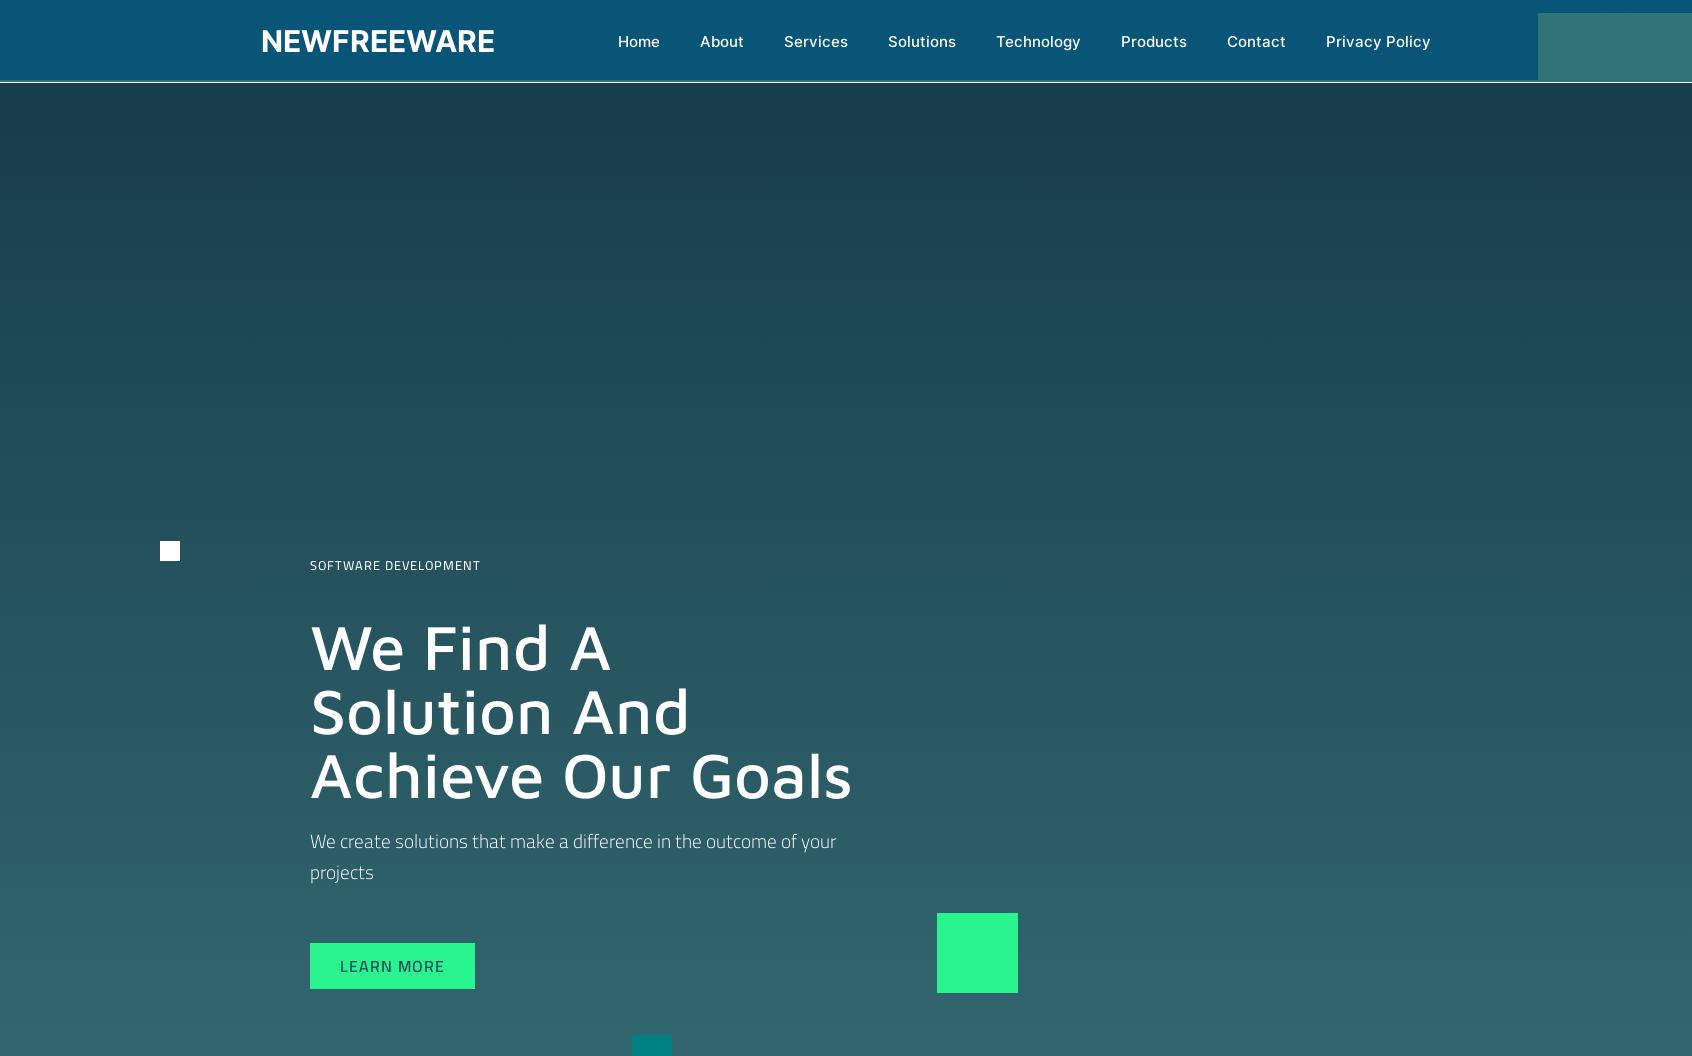 This screenshot has height=1056, width=1692. What do you see at coordinates (377, 40) in the screenshot?
I see `'NEWFREEWARE'` at bounding box center [377, 40].